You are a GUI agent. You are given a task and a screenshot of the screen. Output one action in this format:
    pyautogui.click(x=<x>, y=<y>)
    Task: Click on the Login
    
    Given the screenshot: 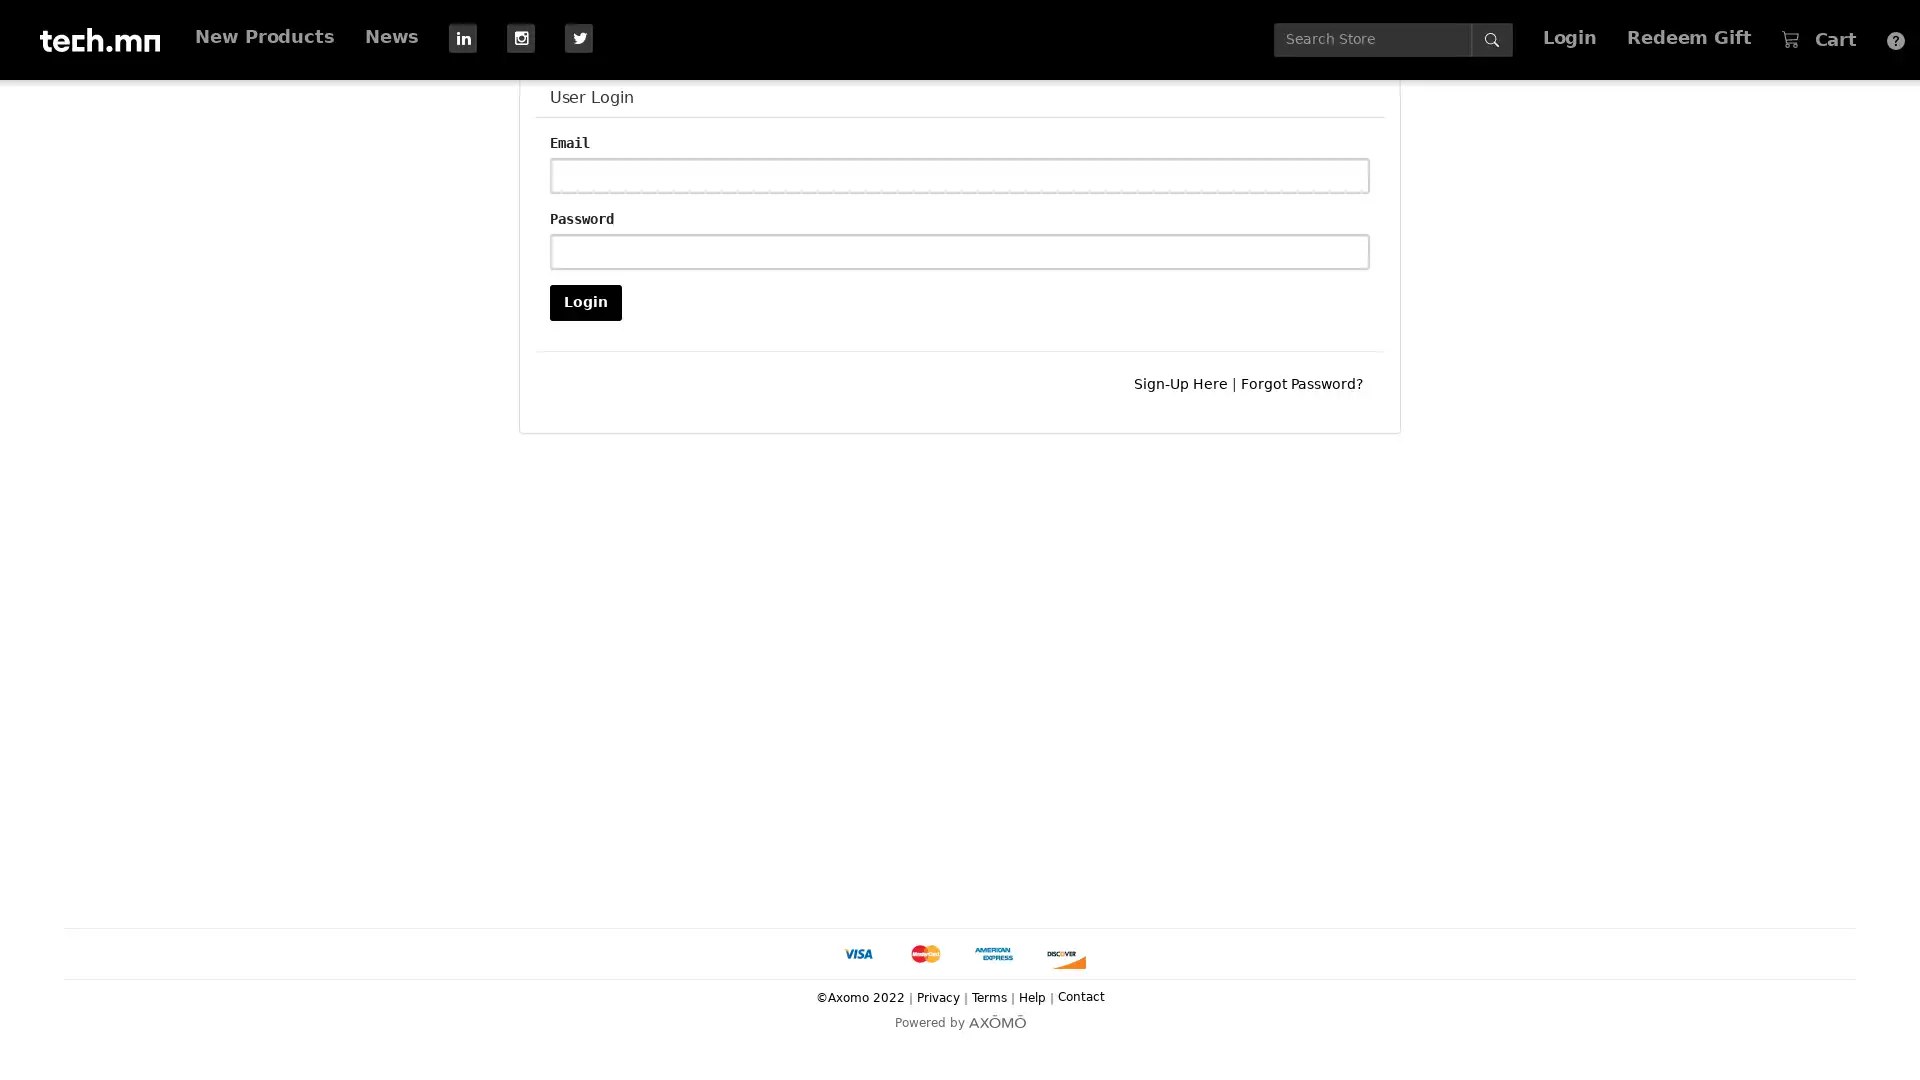 What is the action you would take?
    pyautogui.click(x=584, y=301)
    